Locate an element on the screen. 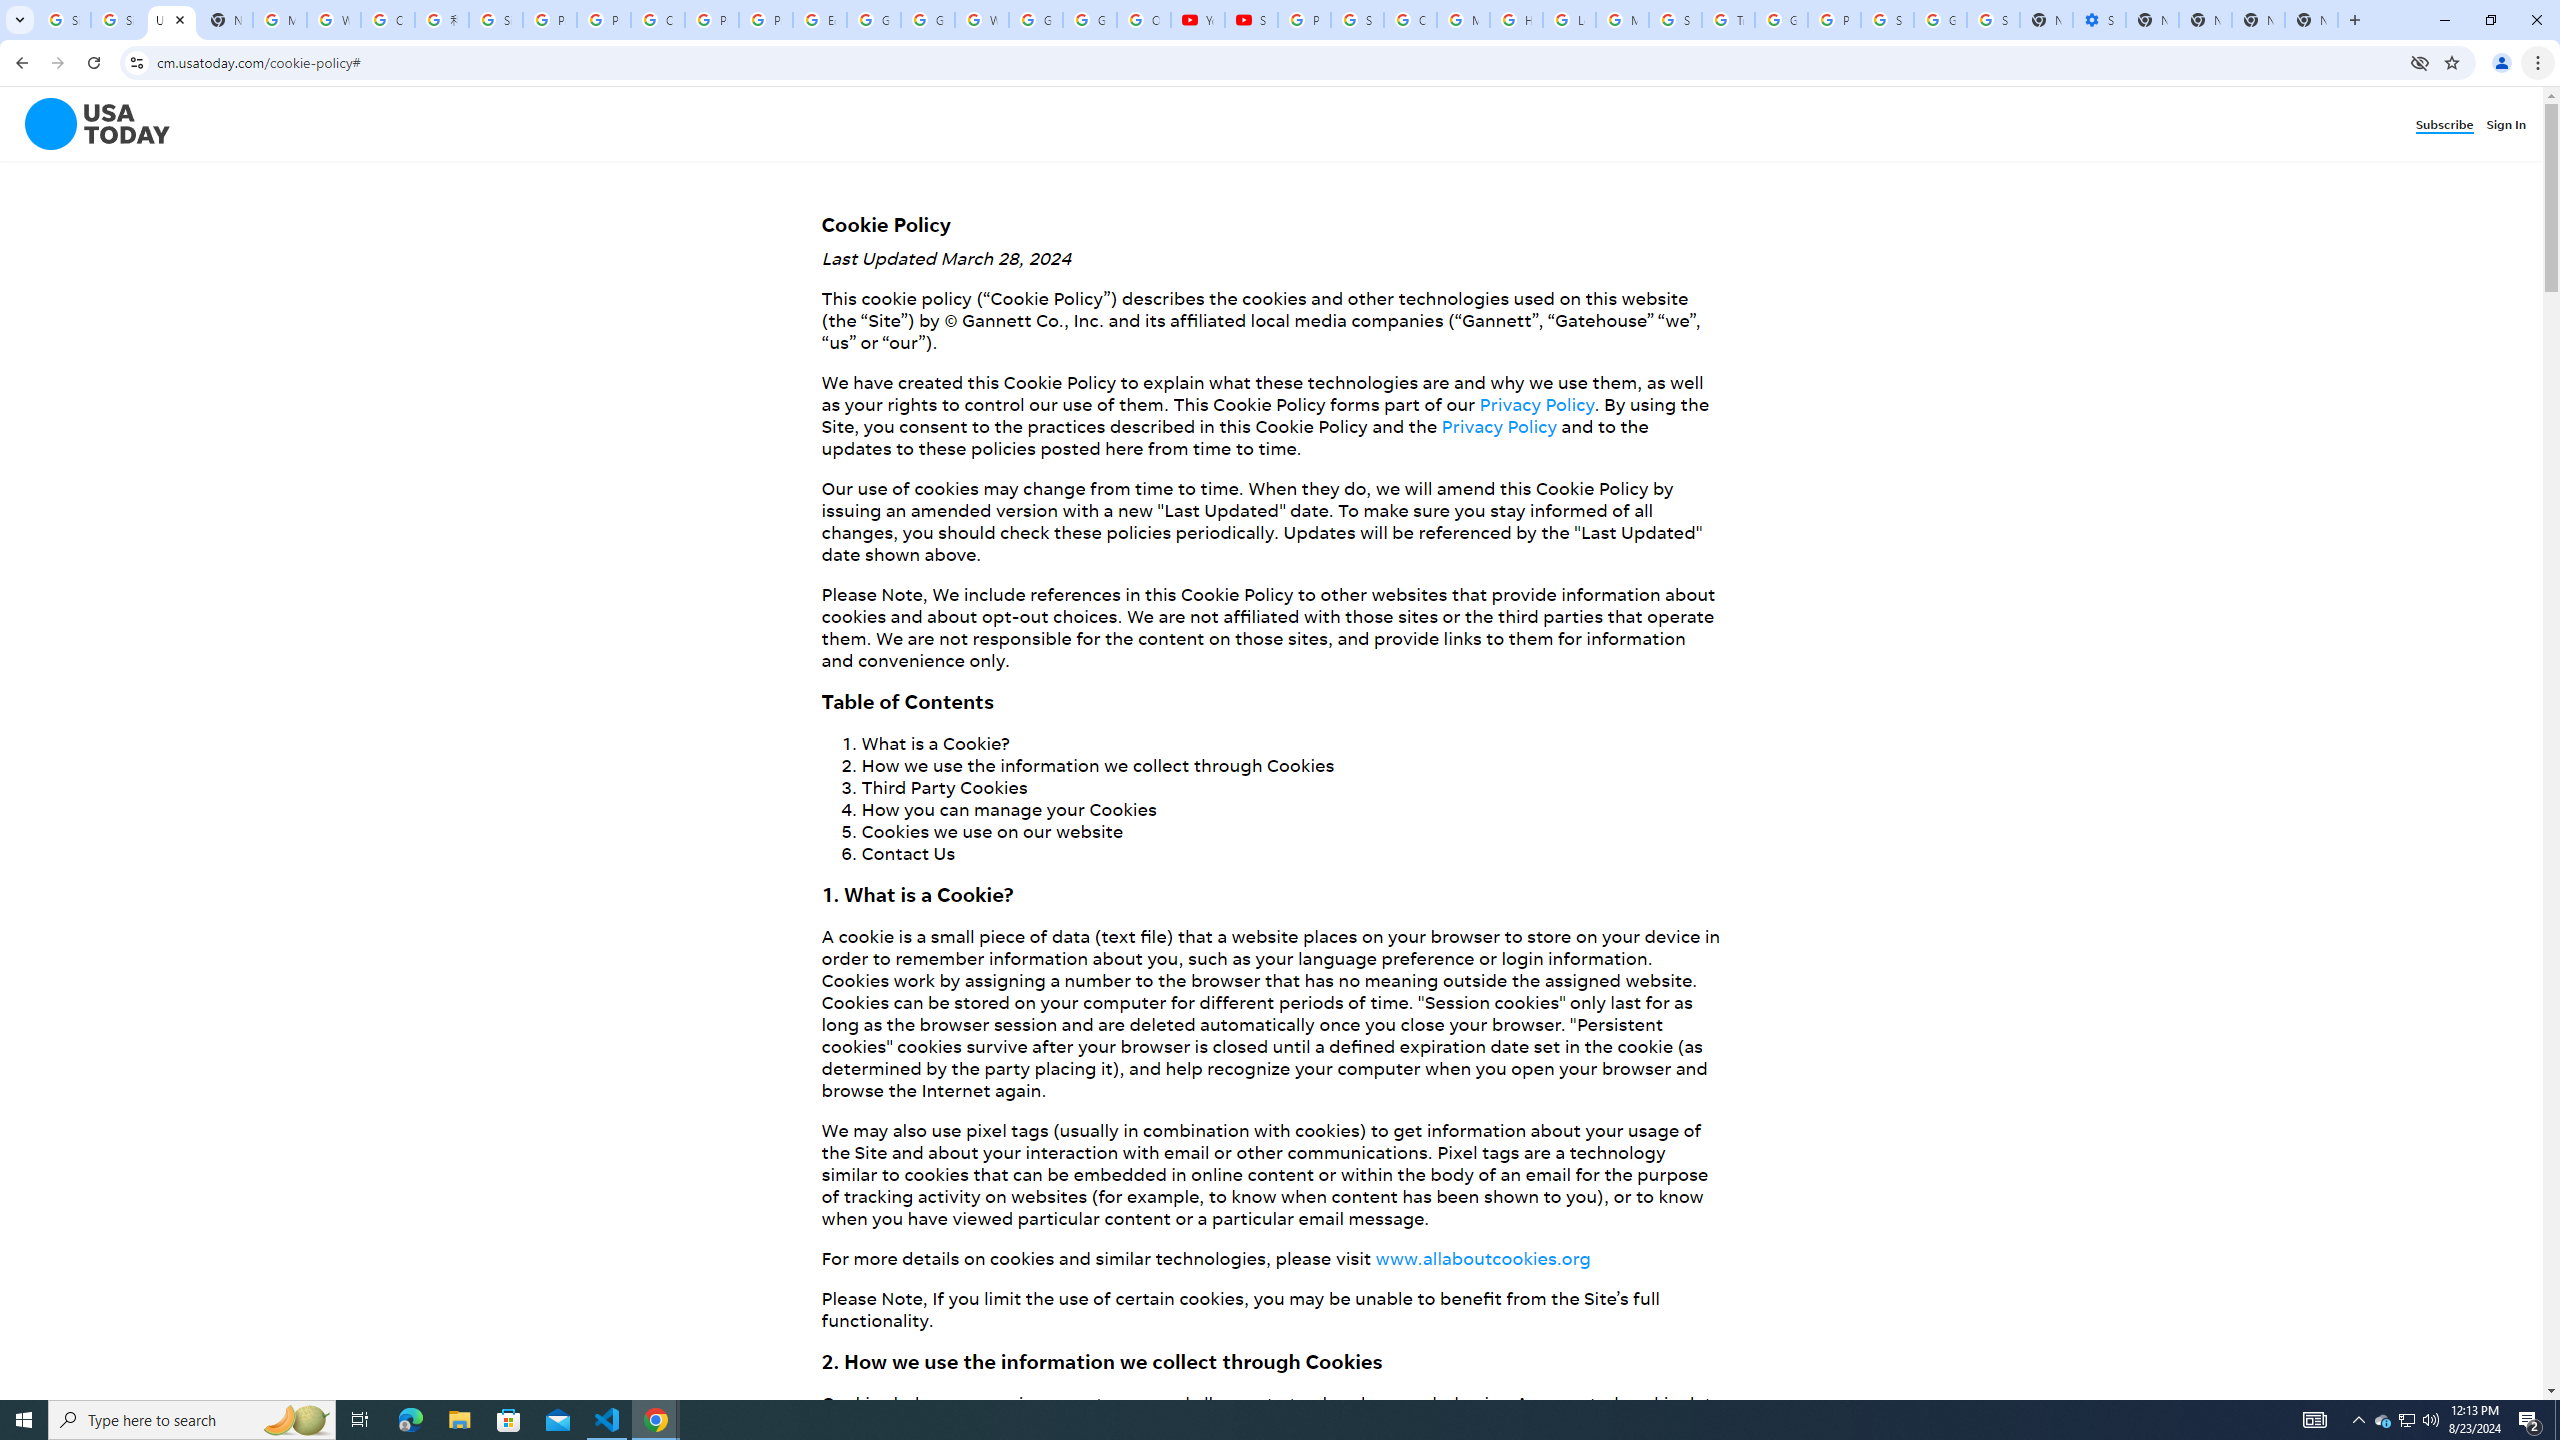  'Welcome to My Activity' is located at coordinates (982, 19).